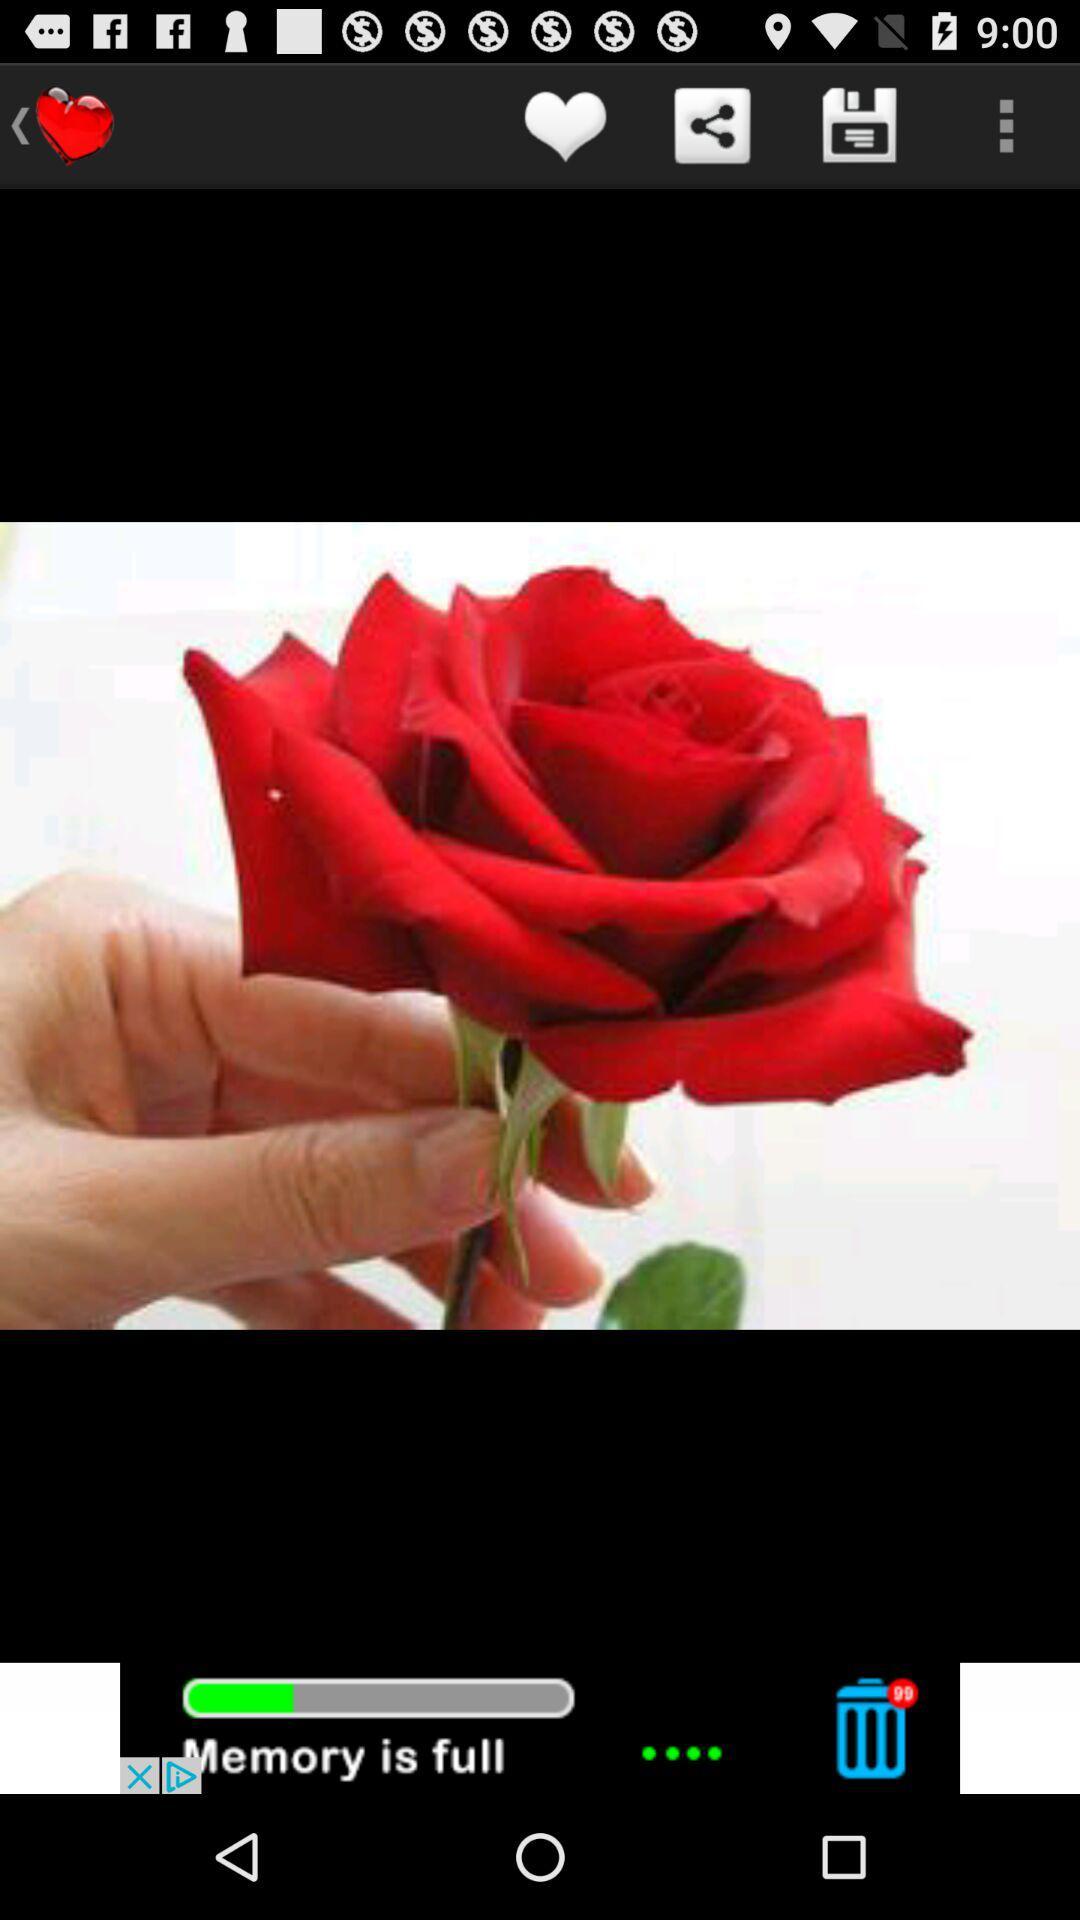 This screenshot has width=1080, height=1920. What do you see at coordinates (1006, 124) in the screenshot?
I see `more` at bounding box center [1006, 124].